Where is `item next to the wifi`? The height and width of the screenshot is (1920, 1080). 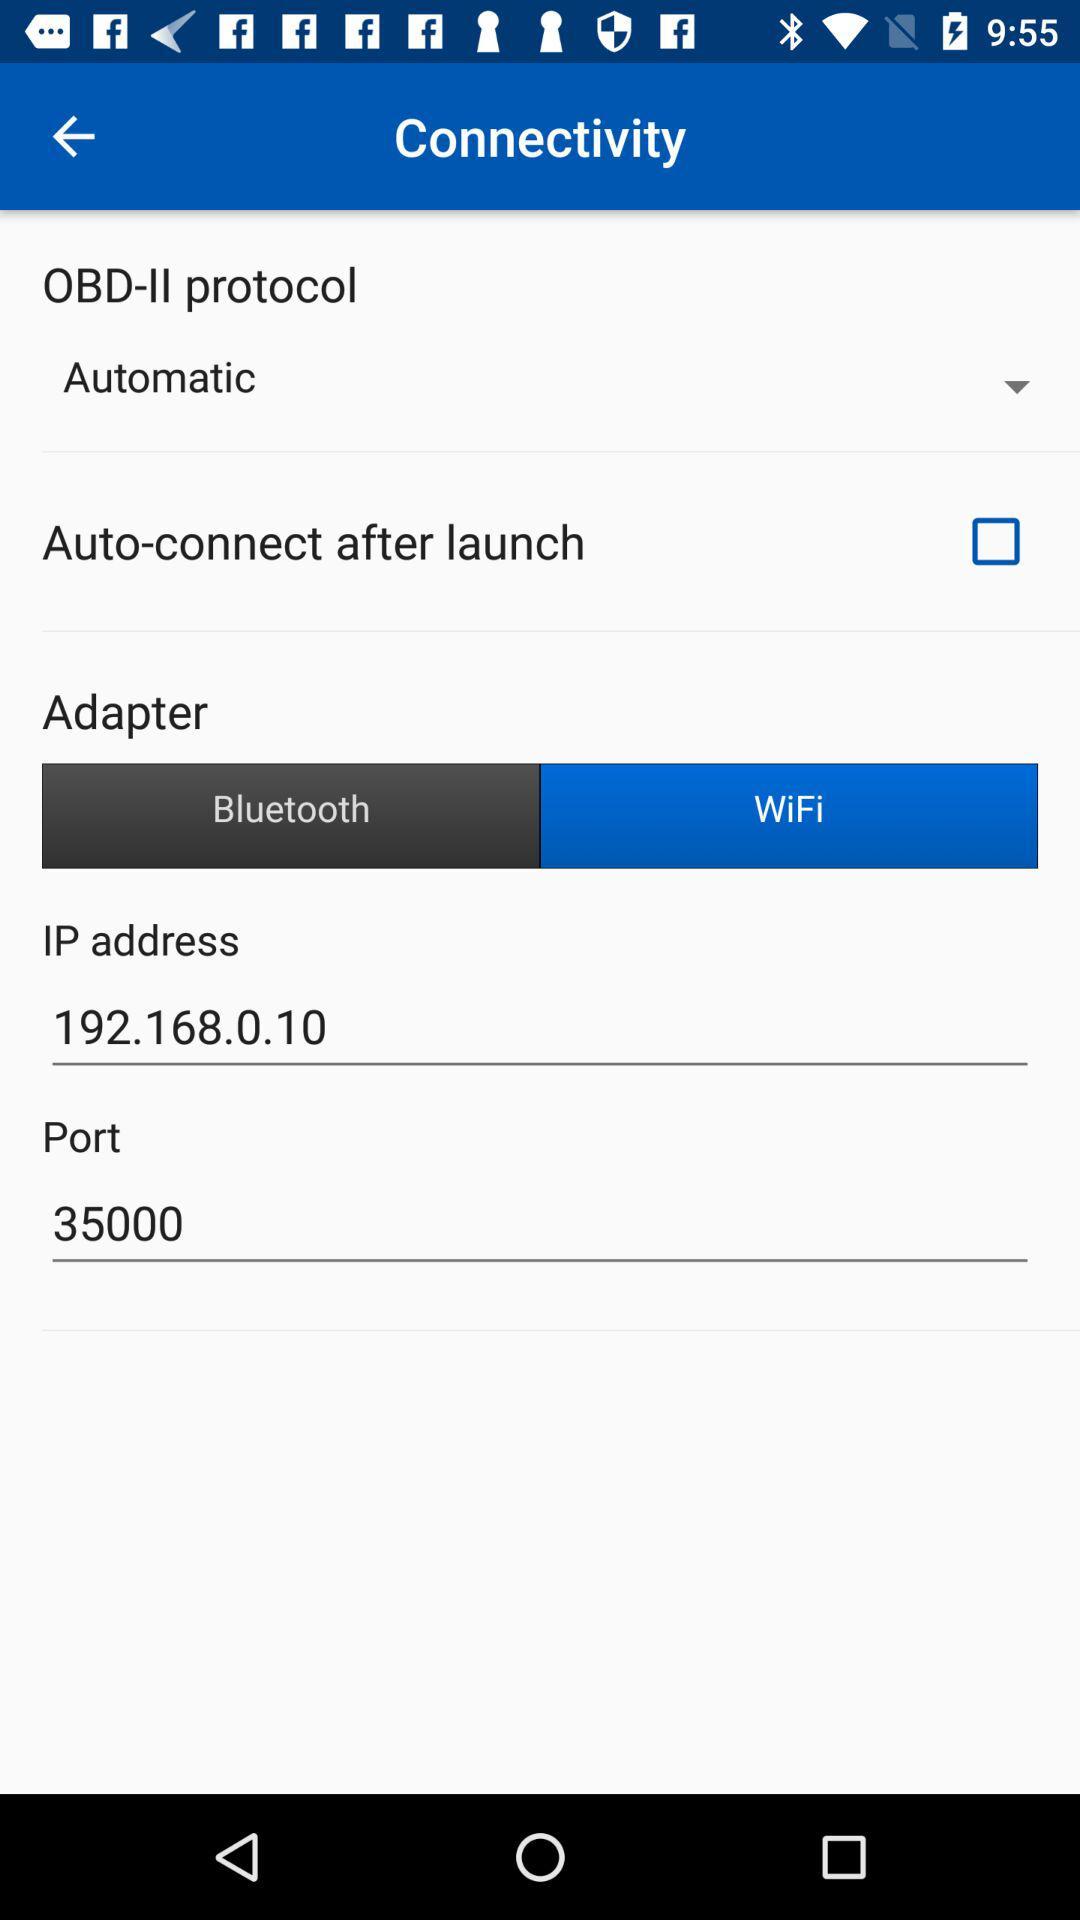
item next to the wifi is located at coordinates (290, 816).